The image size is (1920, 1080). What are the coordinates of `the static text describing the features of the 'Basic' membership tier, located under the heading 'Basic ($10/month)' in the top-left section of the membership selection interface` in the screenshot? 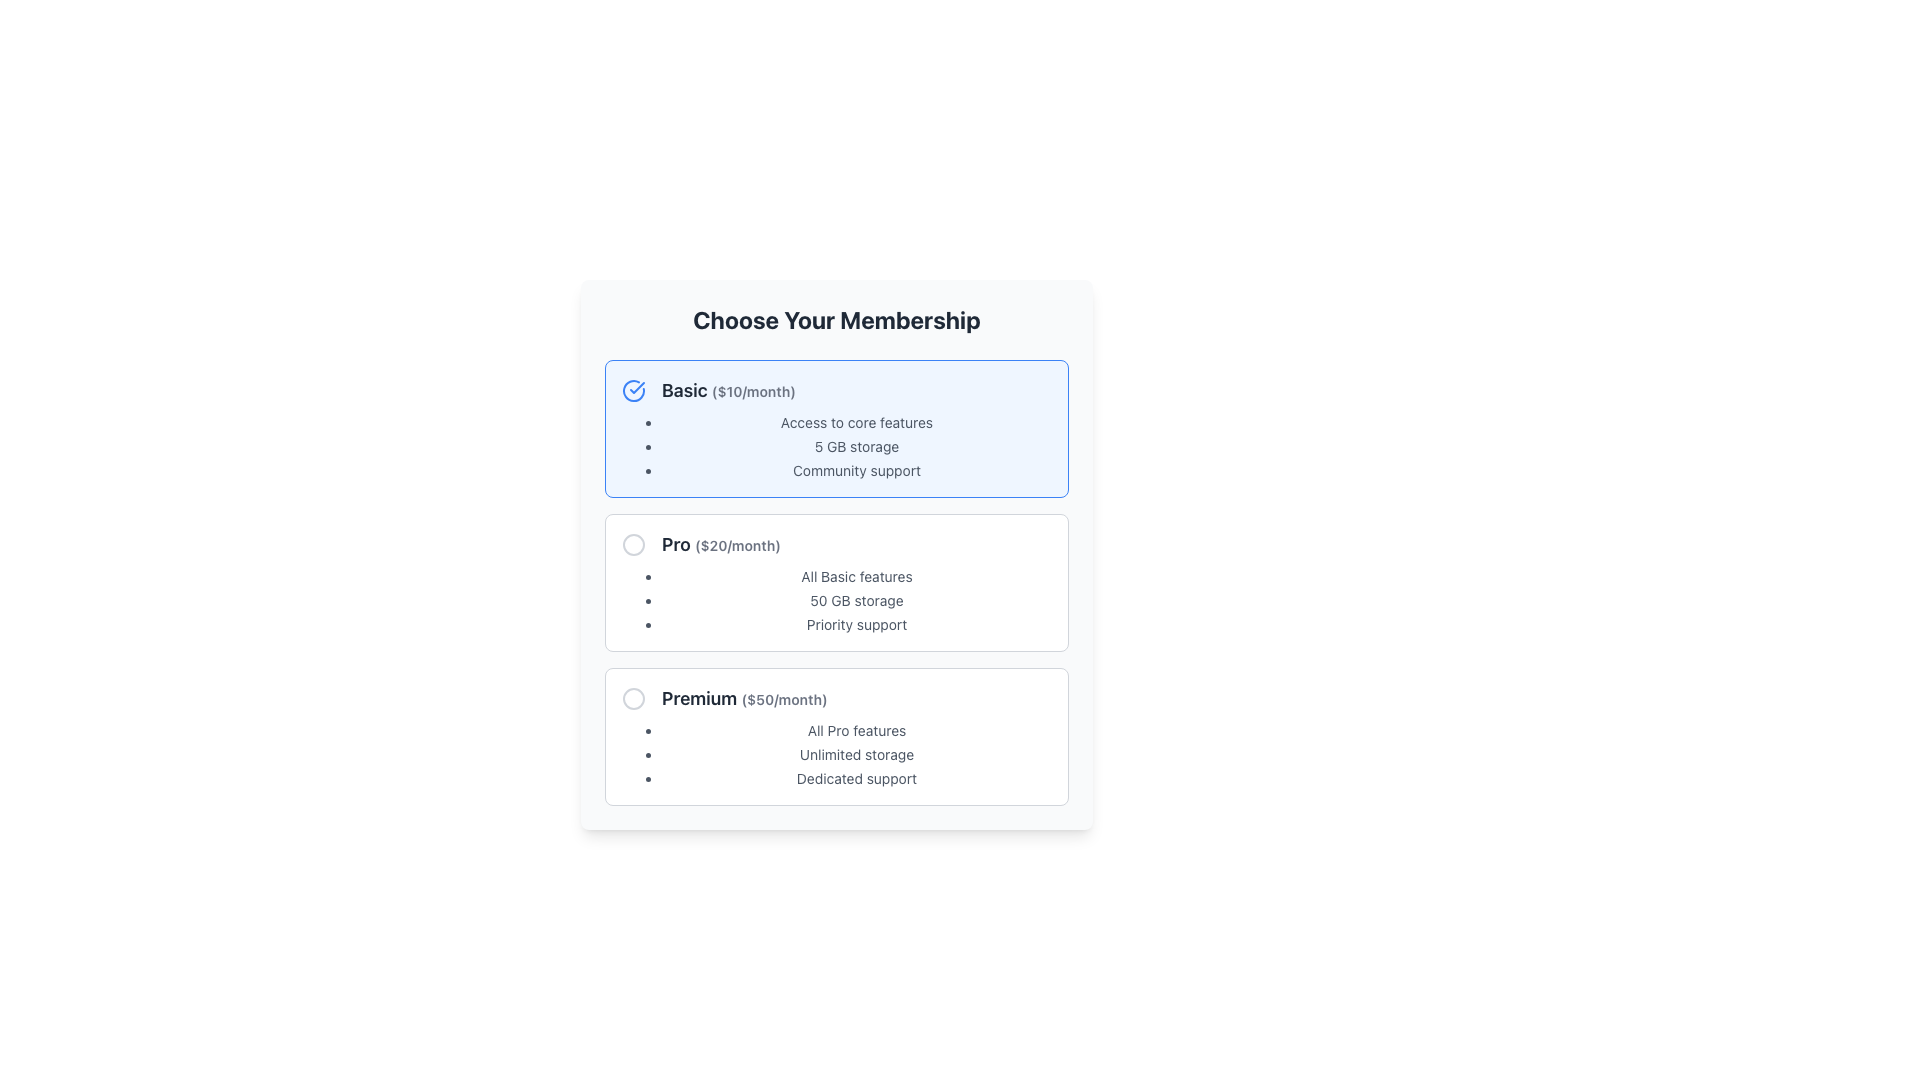 It's located at (857, 422).